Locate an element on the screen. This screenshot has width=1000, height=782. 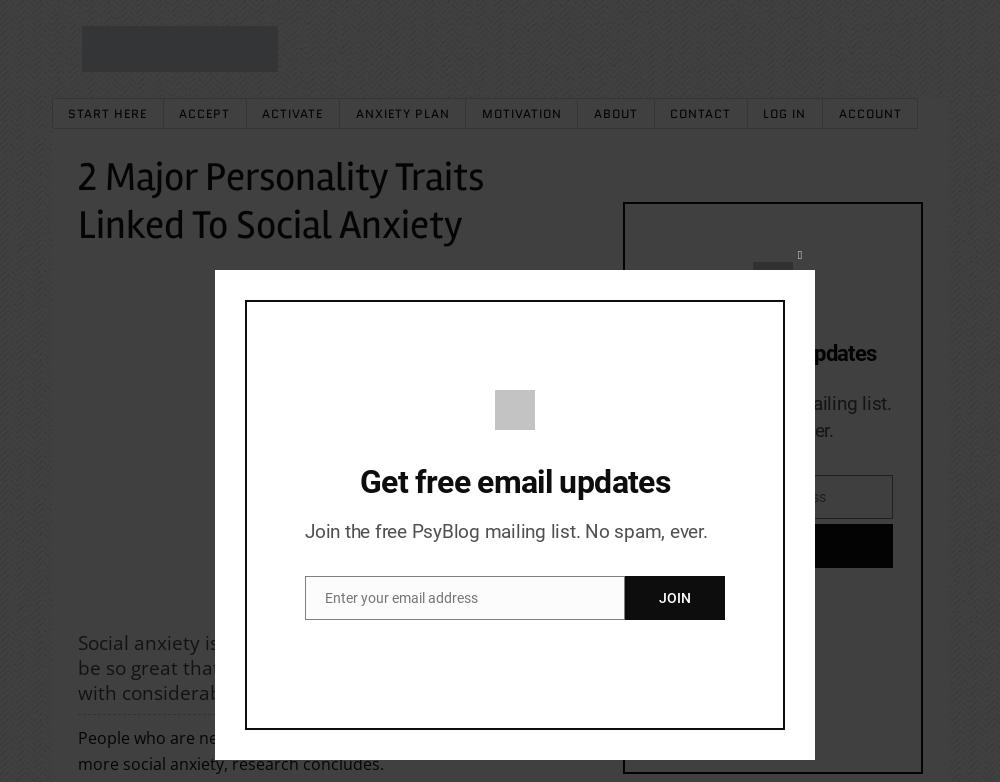
'Account' is located at coordinates (868, 113).